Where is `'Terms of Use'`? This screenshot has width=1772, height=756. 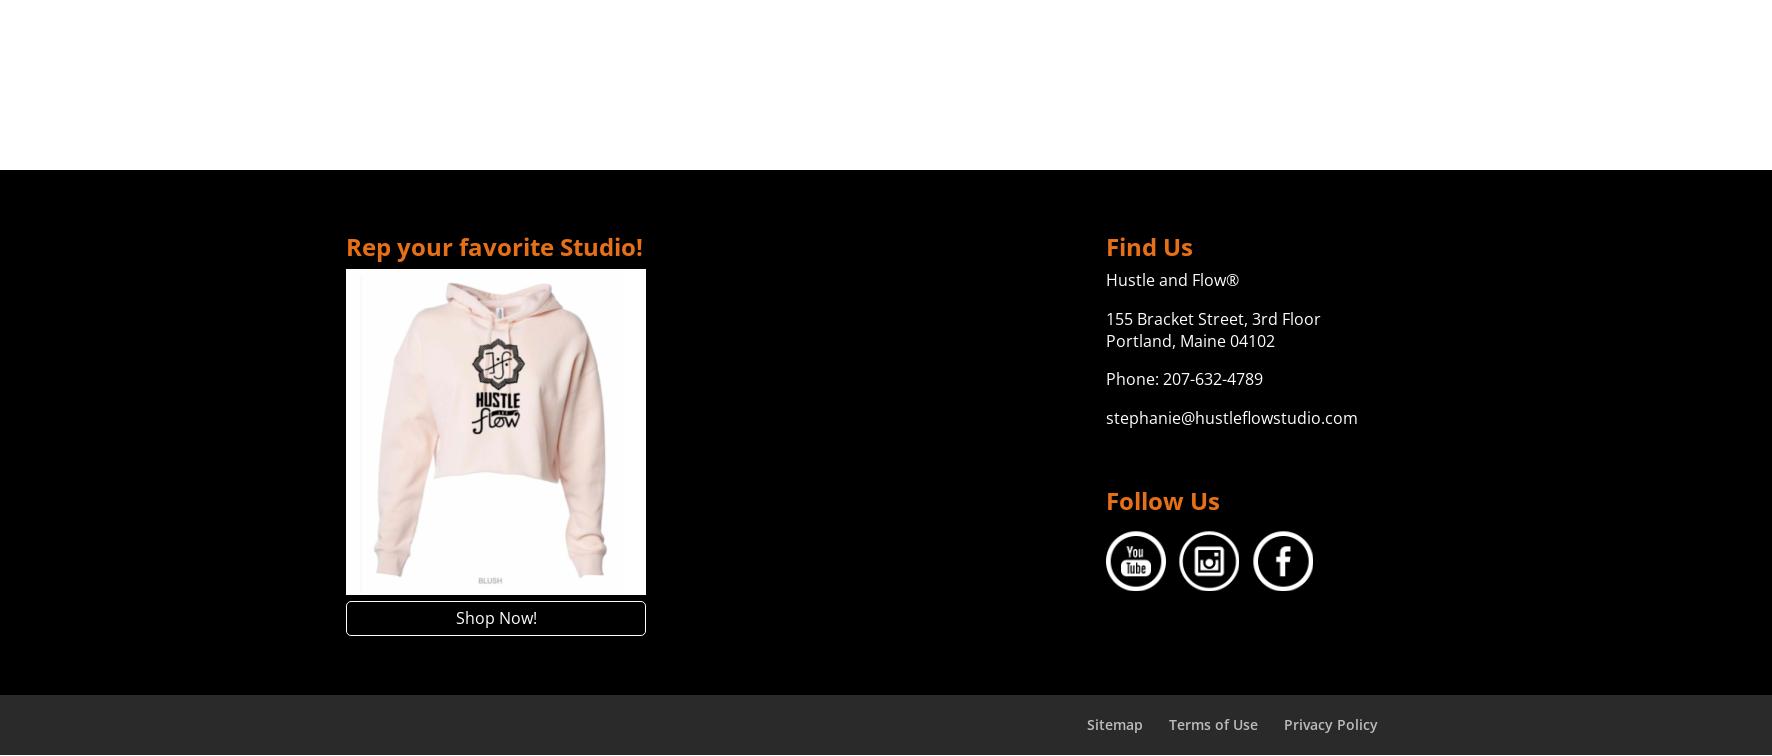 'Terms of Use' is located at coordinates (1212, 723).